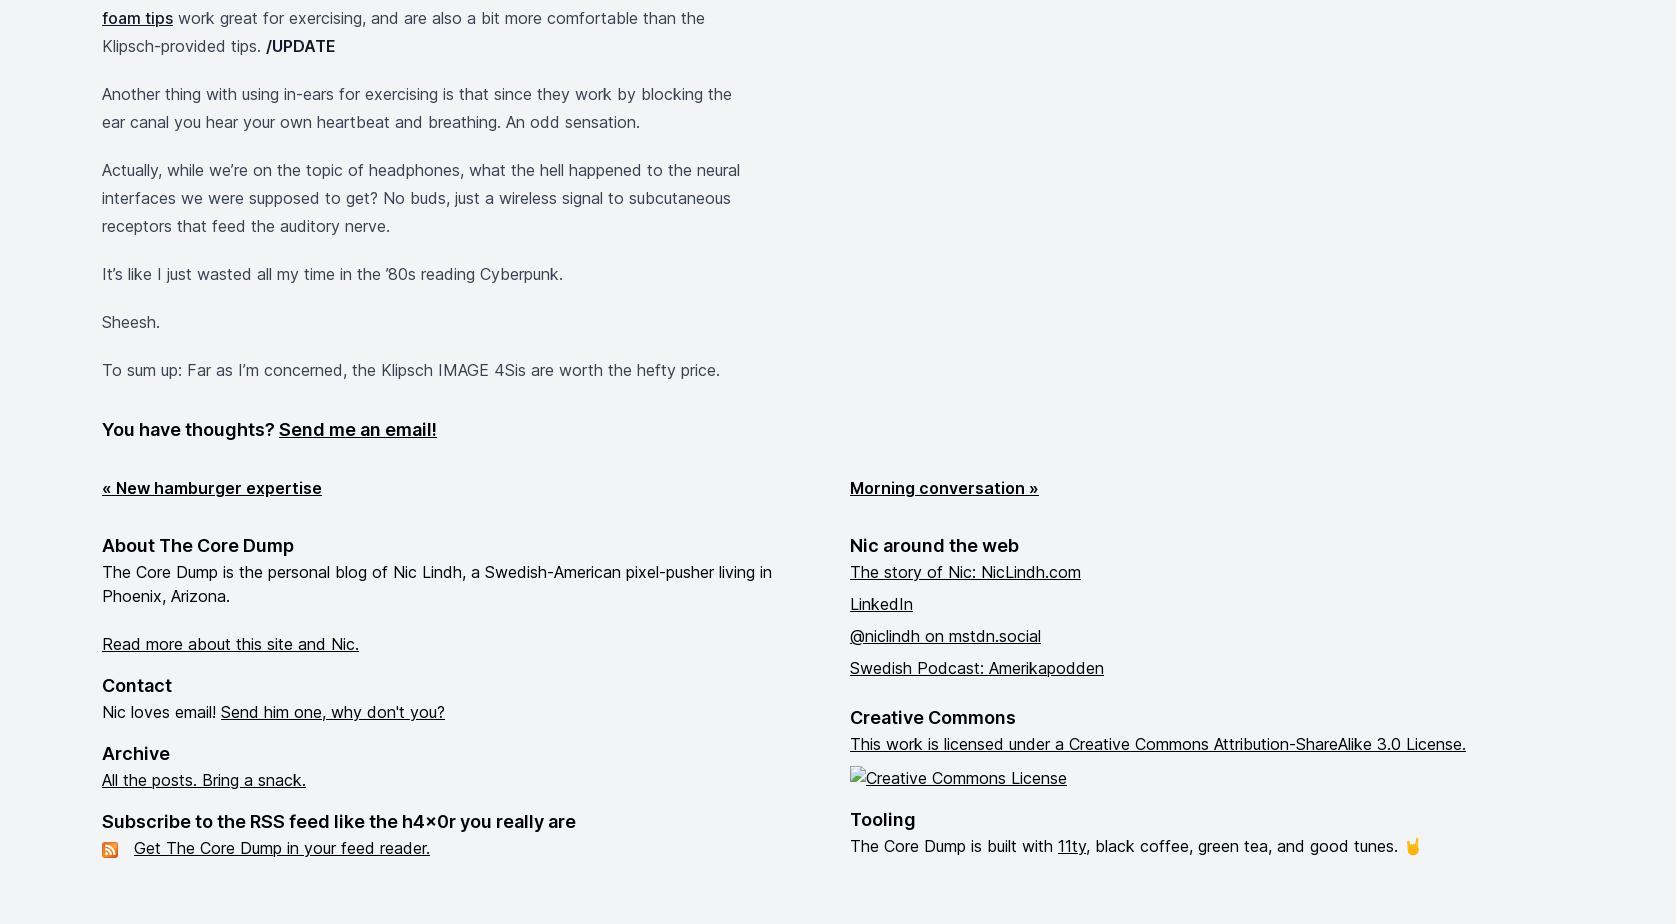  Describe the element at coordinates (421, 198) in the screenshot. I see `'Actually, while we’re on the topic of headphones, what the hell happened to the neural interfaces we were supposed to get? No buds, just a wireless signal to subcutaneous receptors that feed the auditory nerve.'` at that location.